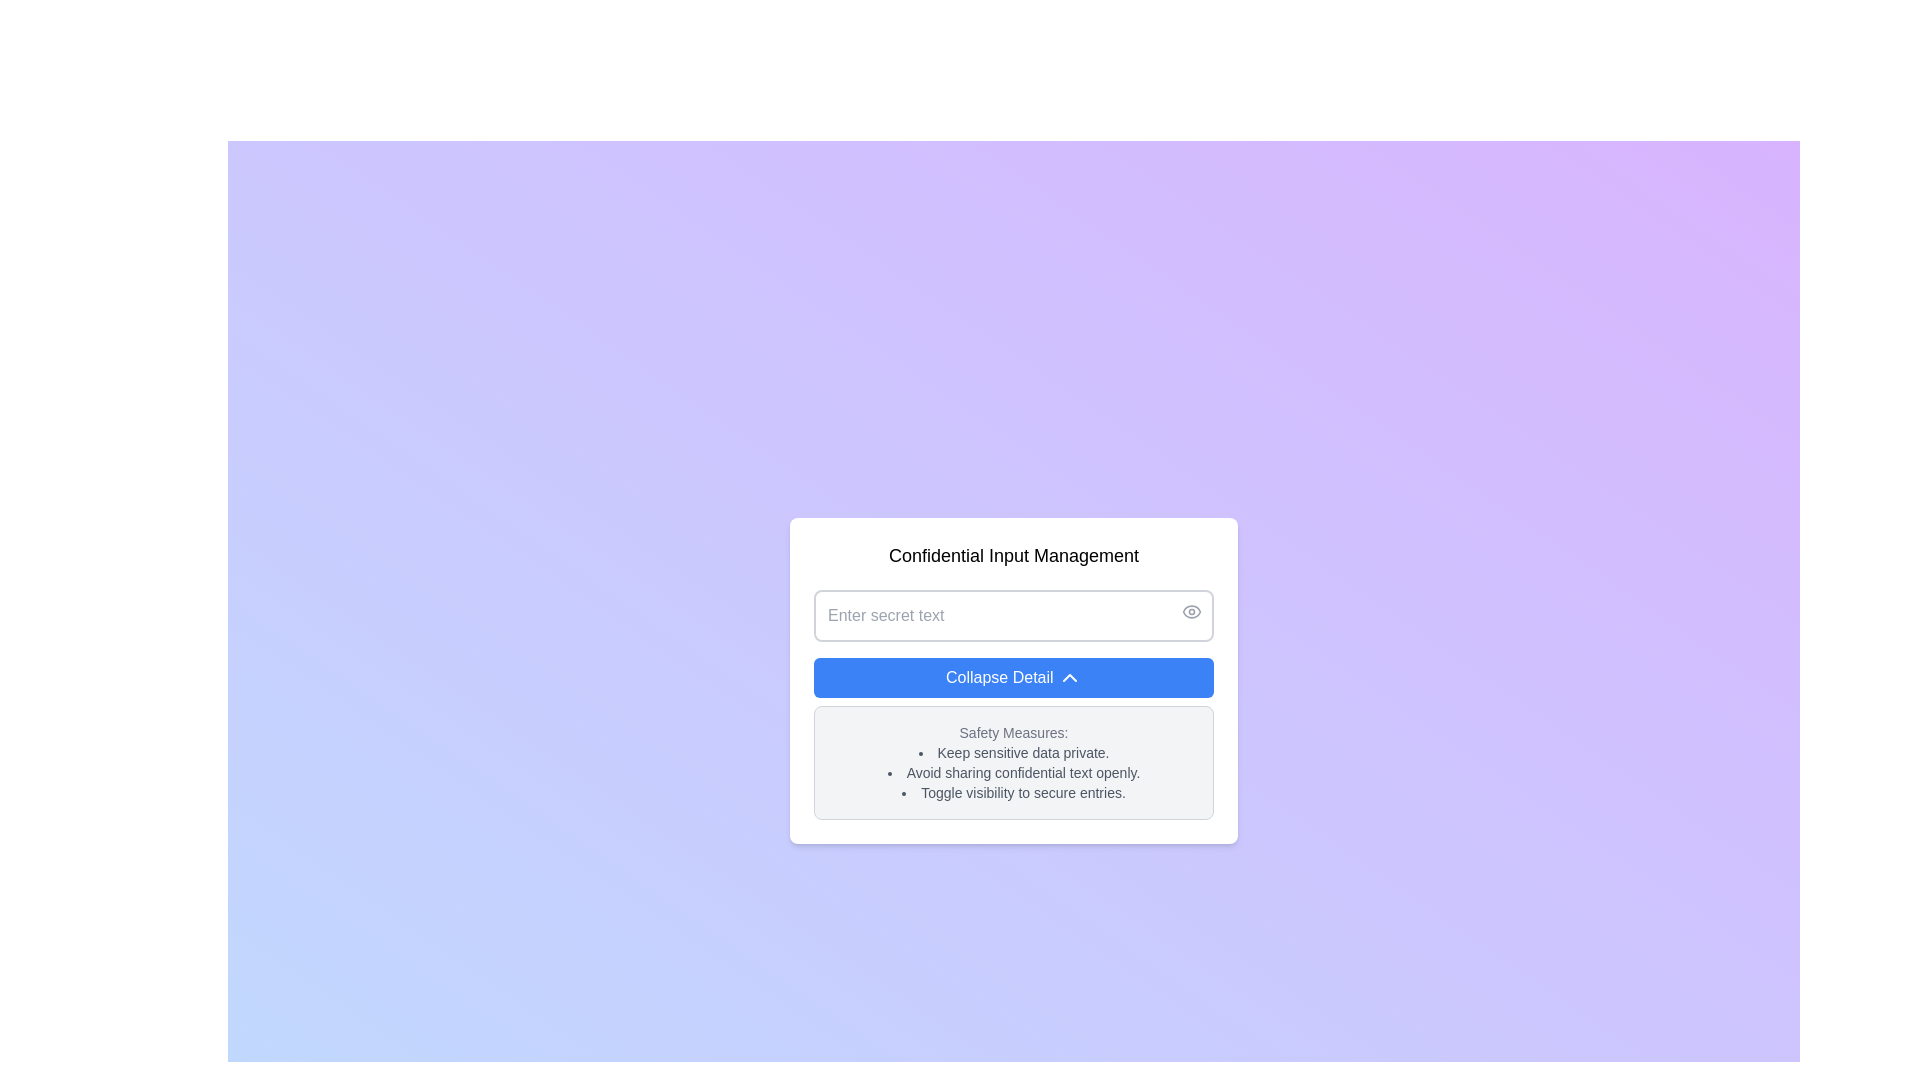 This screenshot has height=1080, width=1920. What do you see at coordinates (1069, 677) in the screenshot?
I see `the upward-pointing chevron icon on the blue 'Collapse Detail' button, which is styled with a thin, rounded line design and is located at the center-right of the button` at bounding box center [1069, 677].